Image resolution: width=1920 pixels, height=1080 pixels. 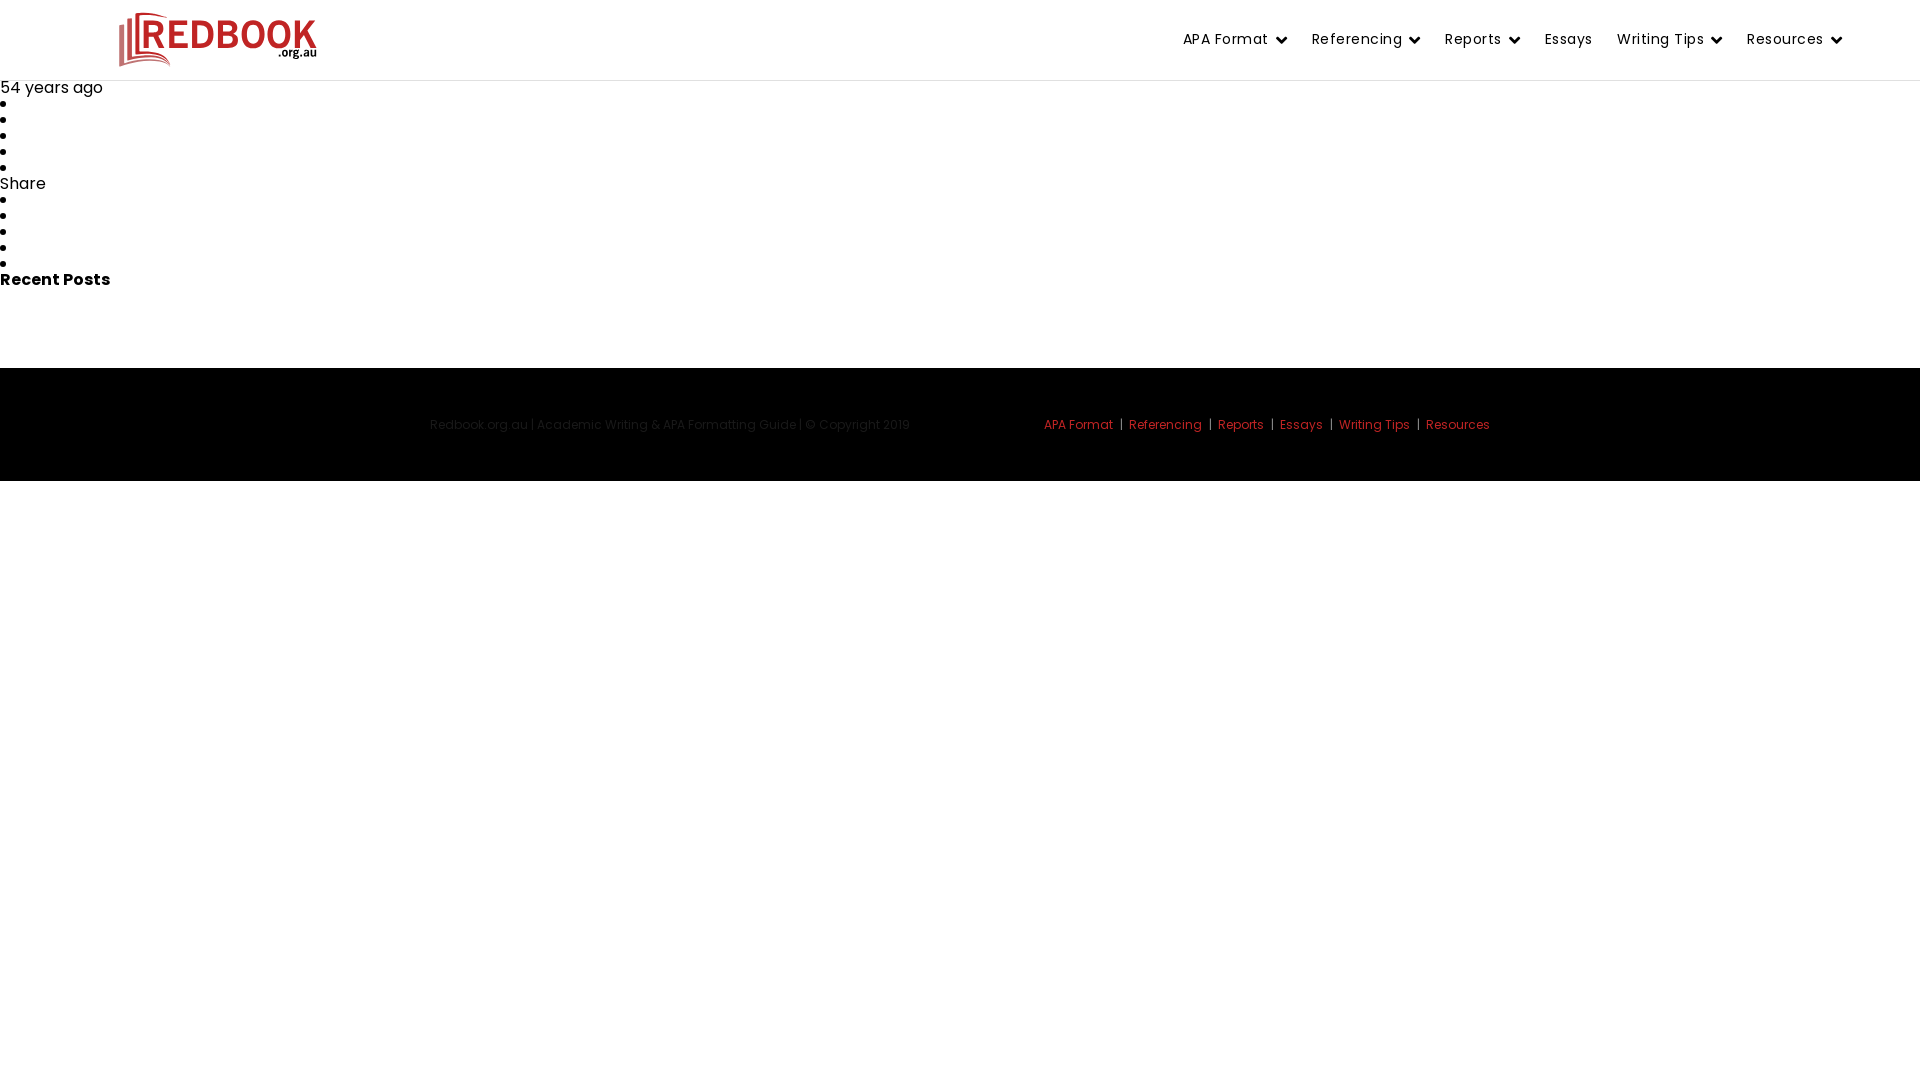 What do you see at coordinates (1458, 423) in the screenshot?
I see `'Resources'` at bounding box center [1458, 423].